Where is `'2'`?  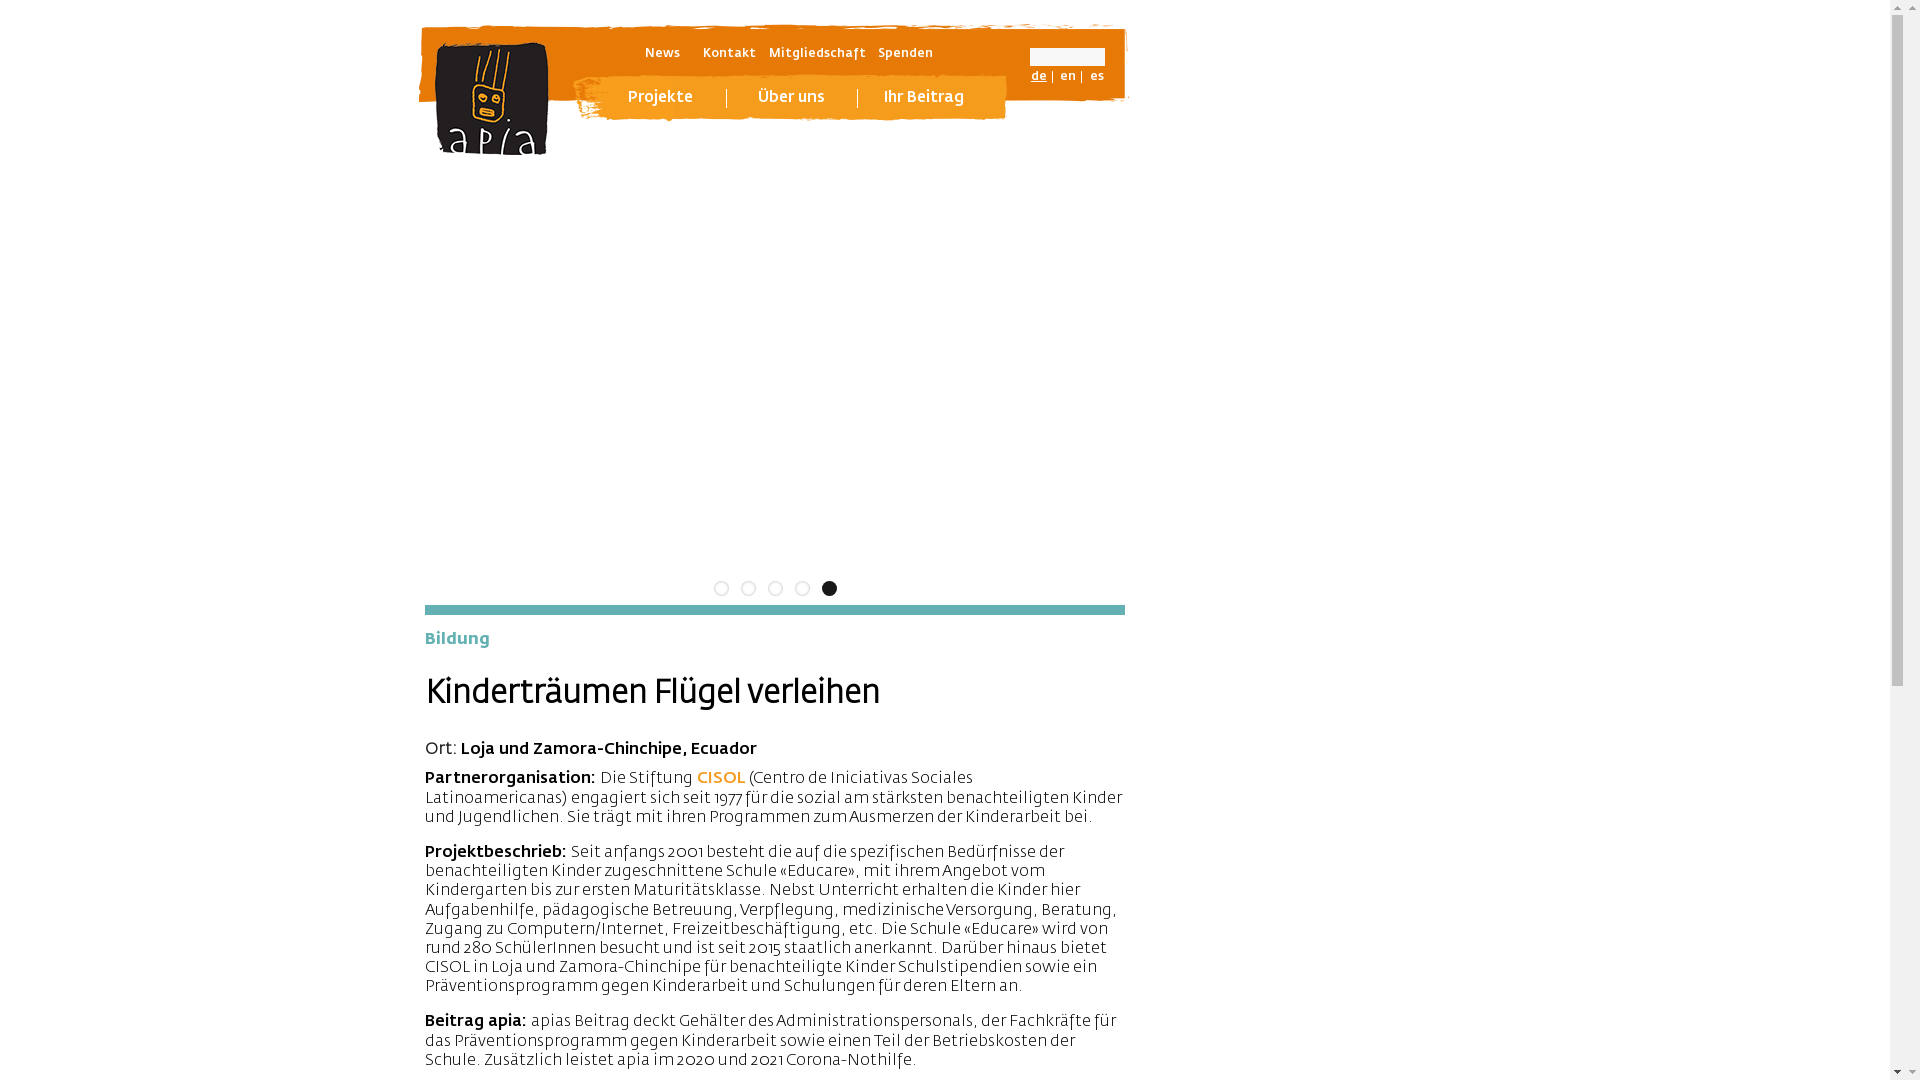 '2' is located at coordinates (746, 587).